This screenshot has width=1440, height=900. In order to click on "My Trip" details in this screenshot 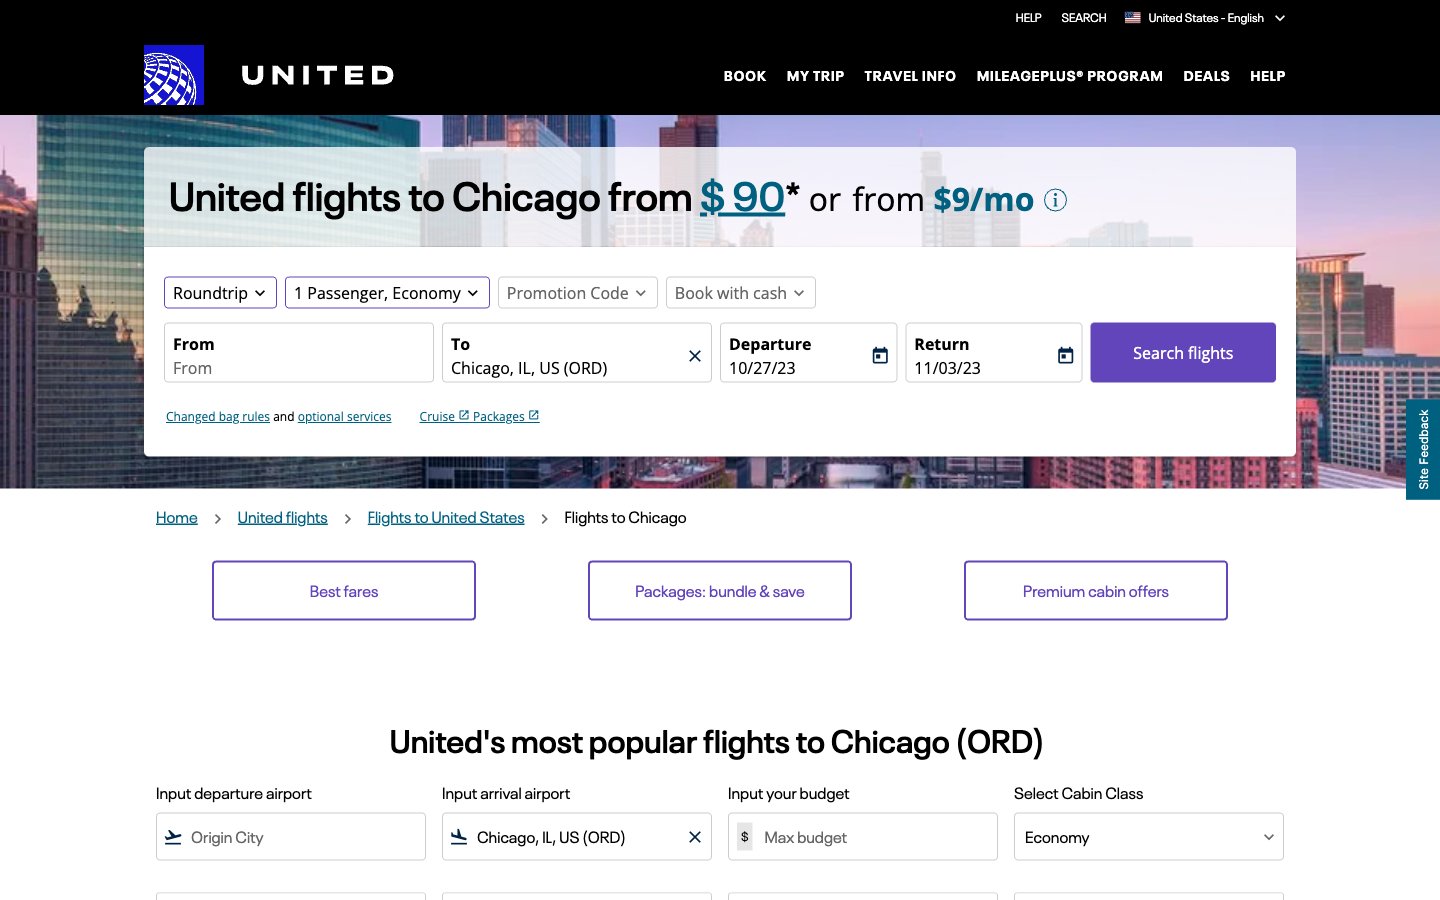, I will do `click(816, 73)`.